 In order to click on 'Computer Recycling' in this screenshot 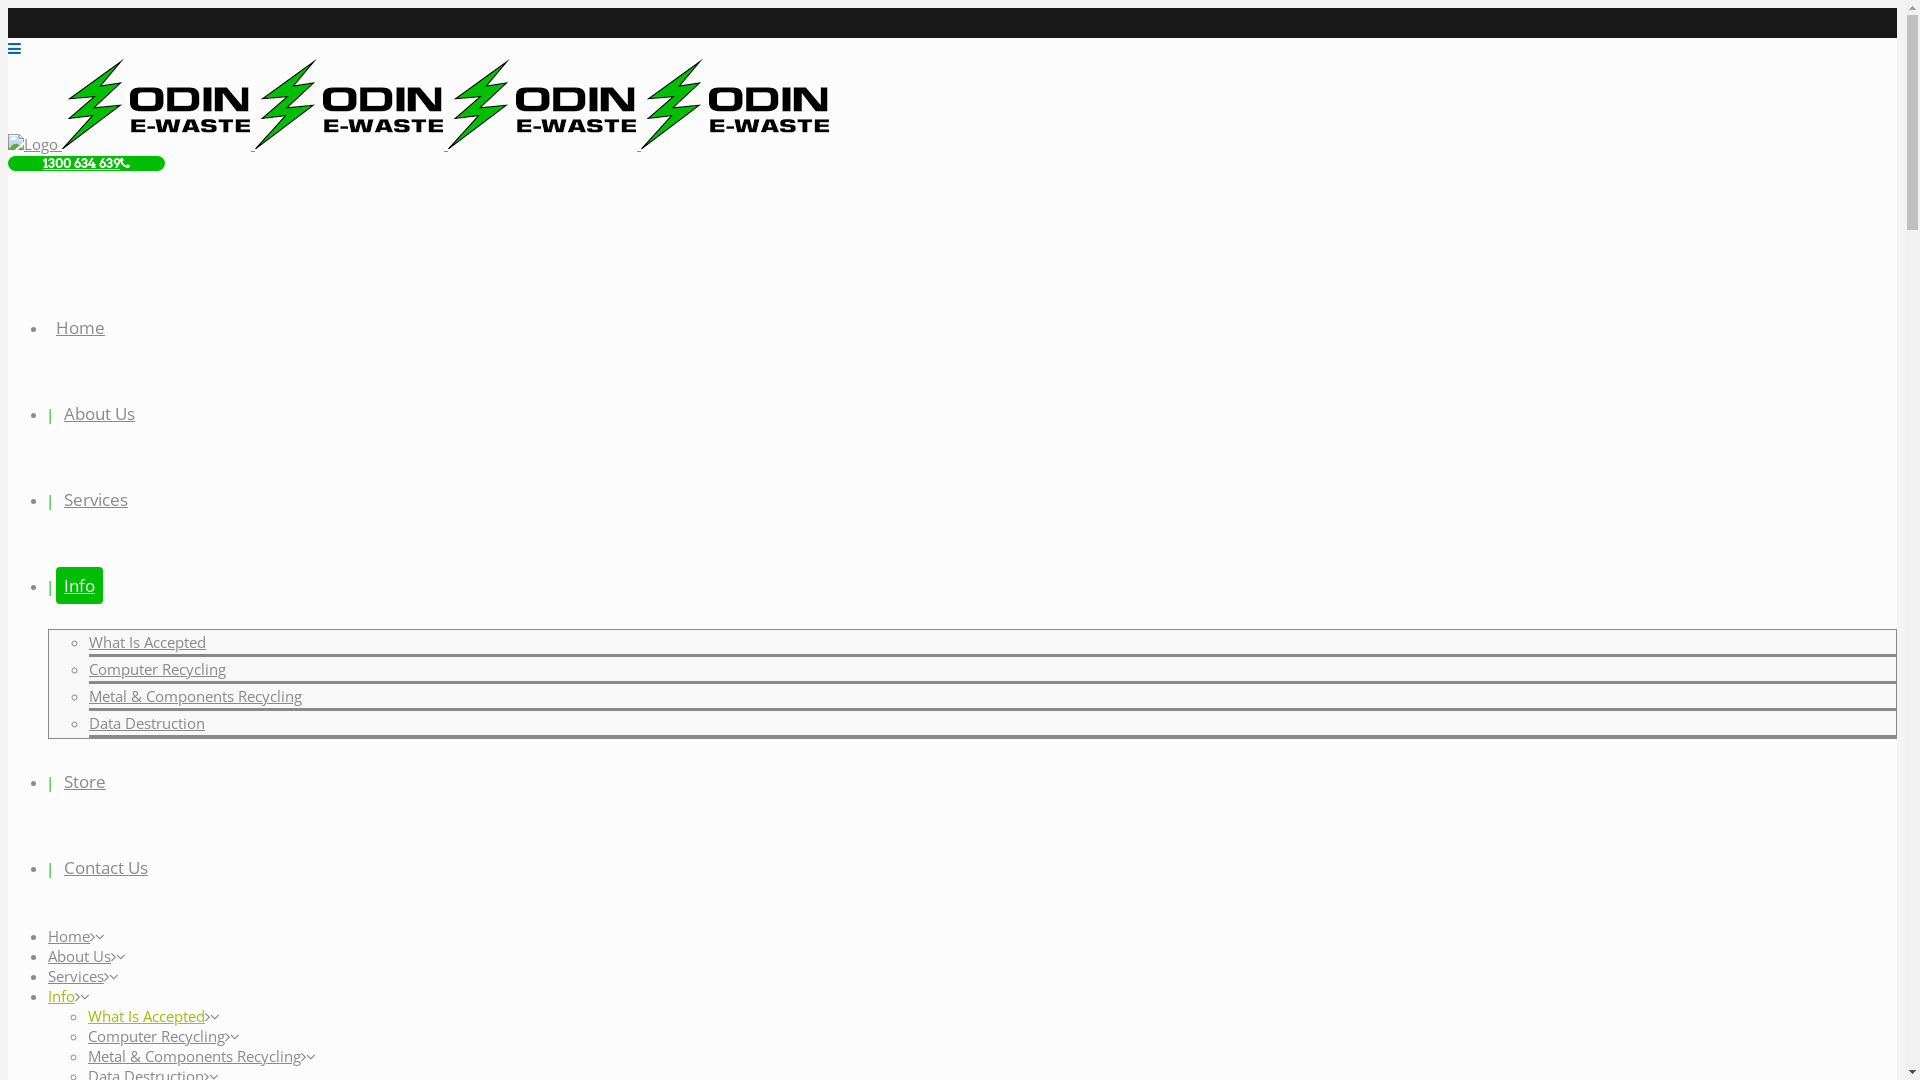, I will do `click(155, 1035)`.